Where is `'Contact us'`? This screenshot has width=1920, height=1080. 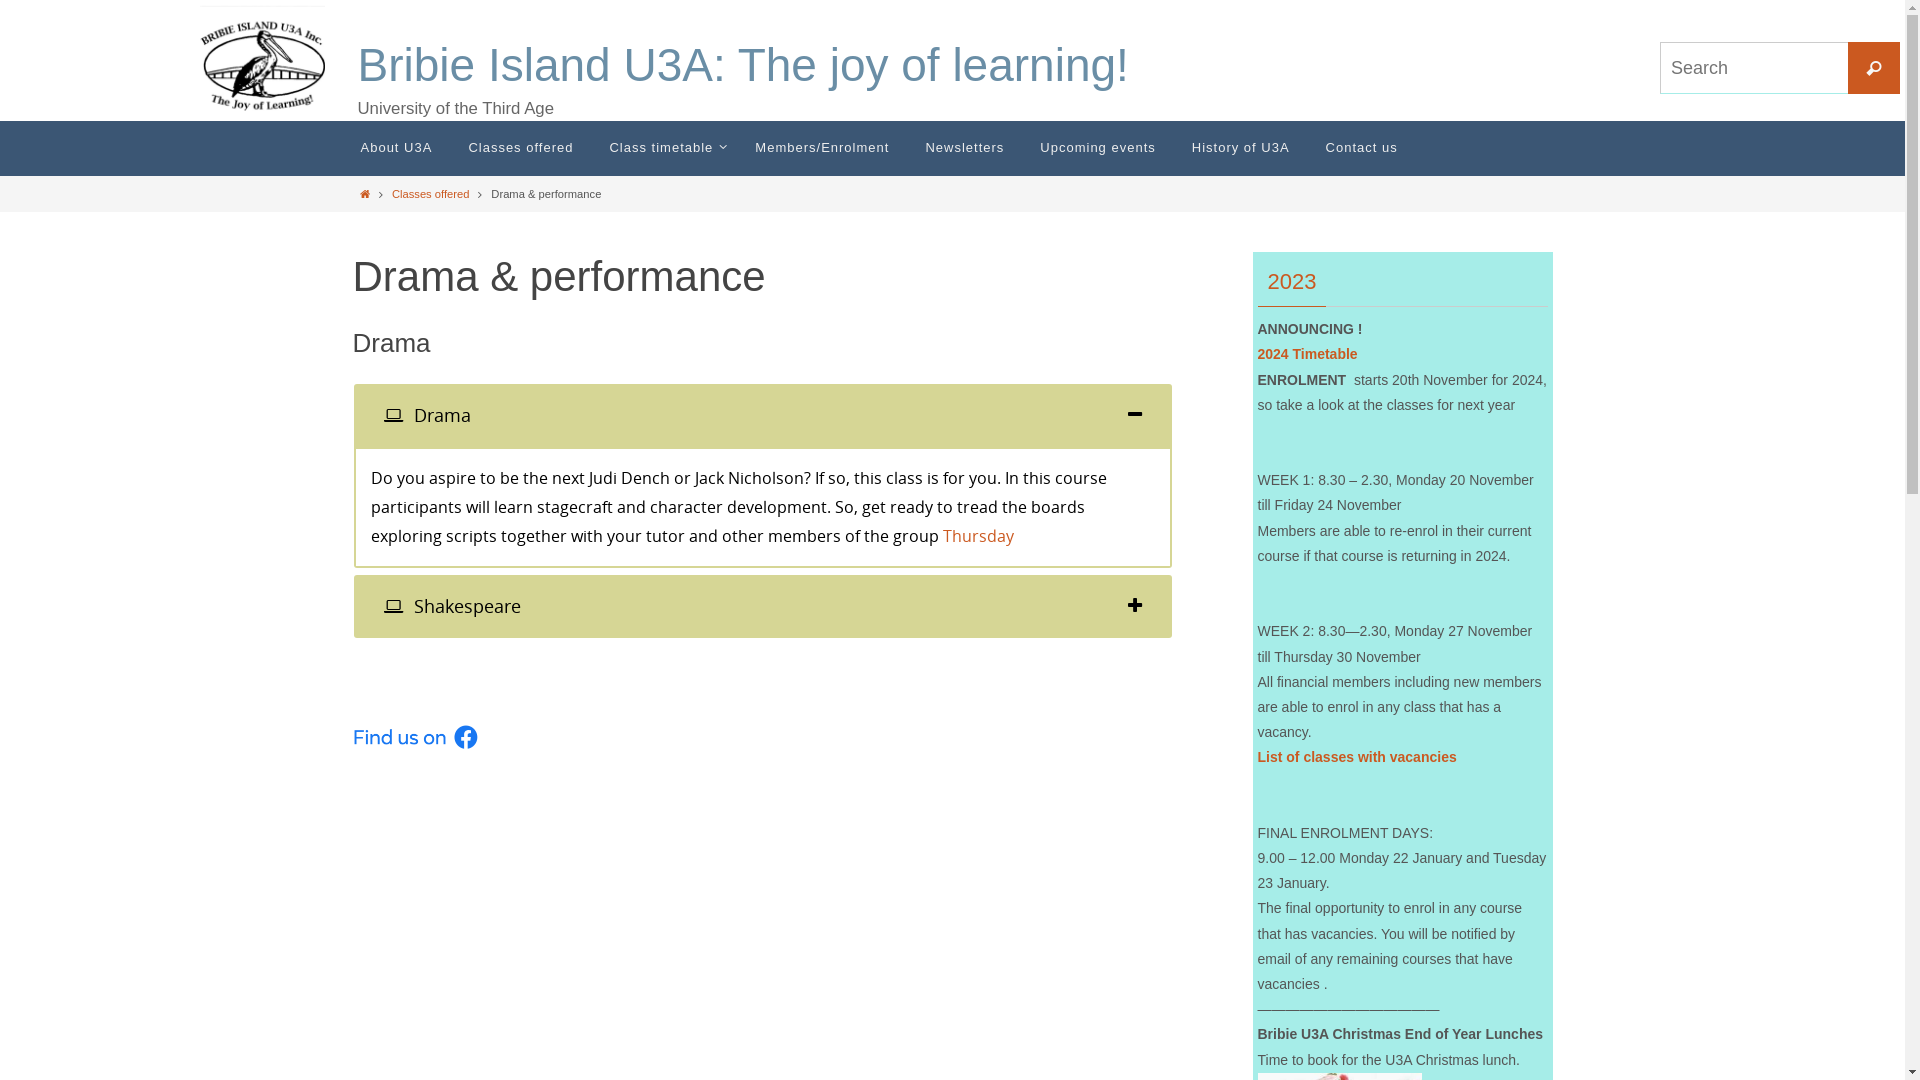 'Contact us' is located at coordinates (1308, 147).